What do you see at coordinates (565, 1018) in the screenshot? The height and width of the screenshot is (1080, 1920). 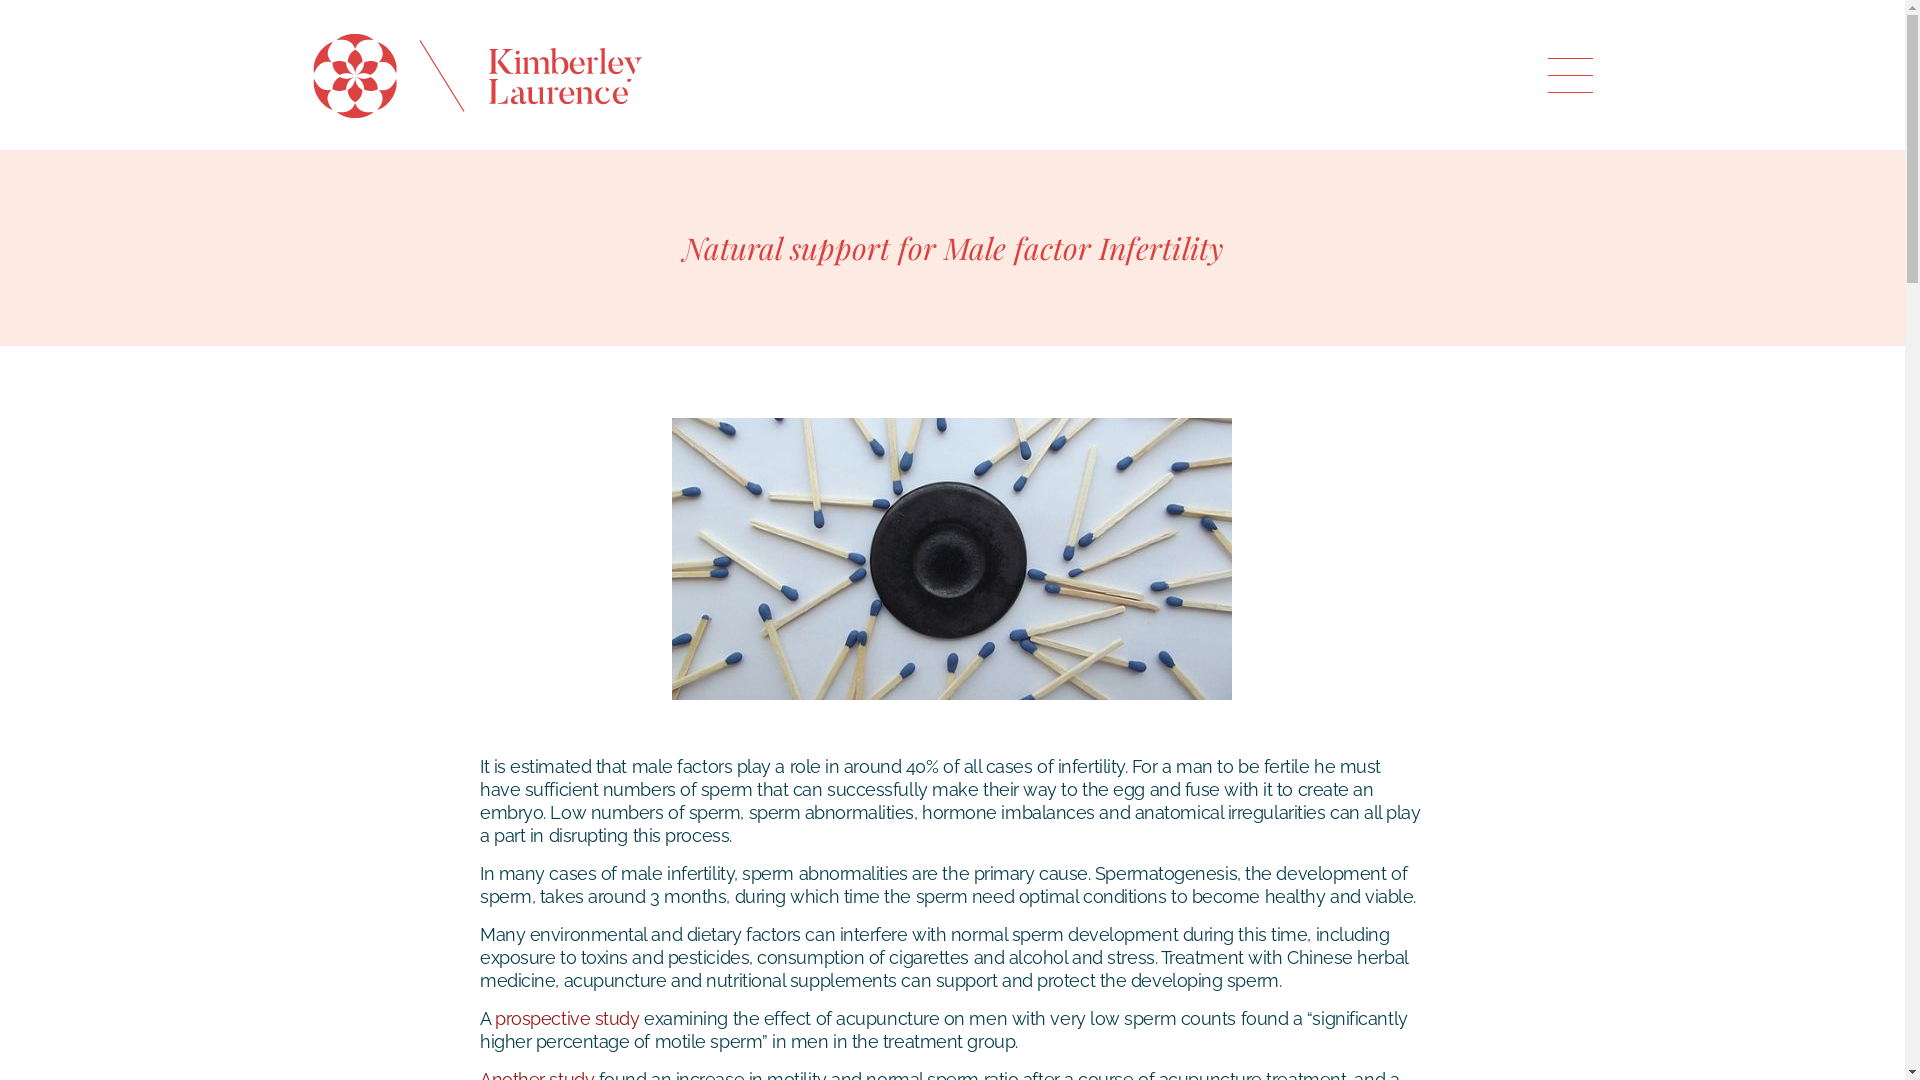 I see `'prospective study'` at bounding box center [565, 1018].